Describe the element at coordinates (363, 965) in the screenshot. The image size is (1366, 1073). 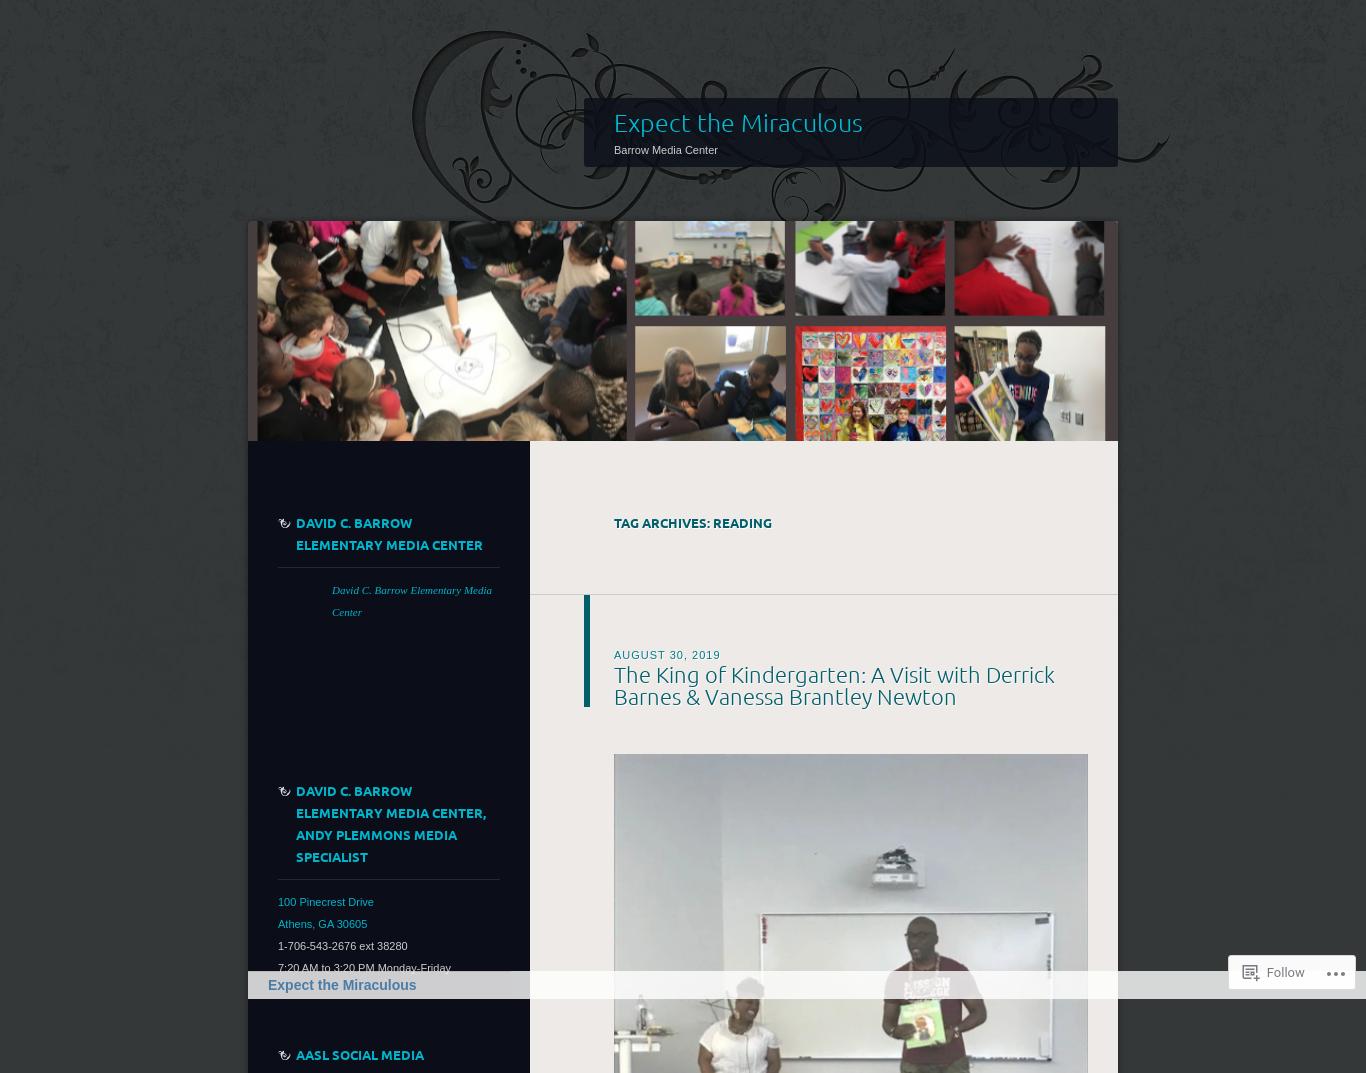
I see `'7:20 AM to 3:20 PM Monday-Friday'` at that location.